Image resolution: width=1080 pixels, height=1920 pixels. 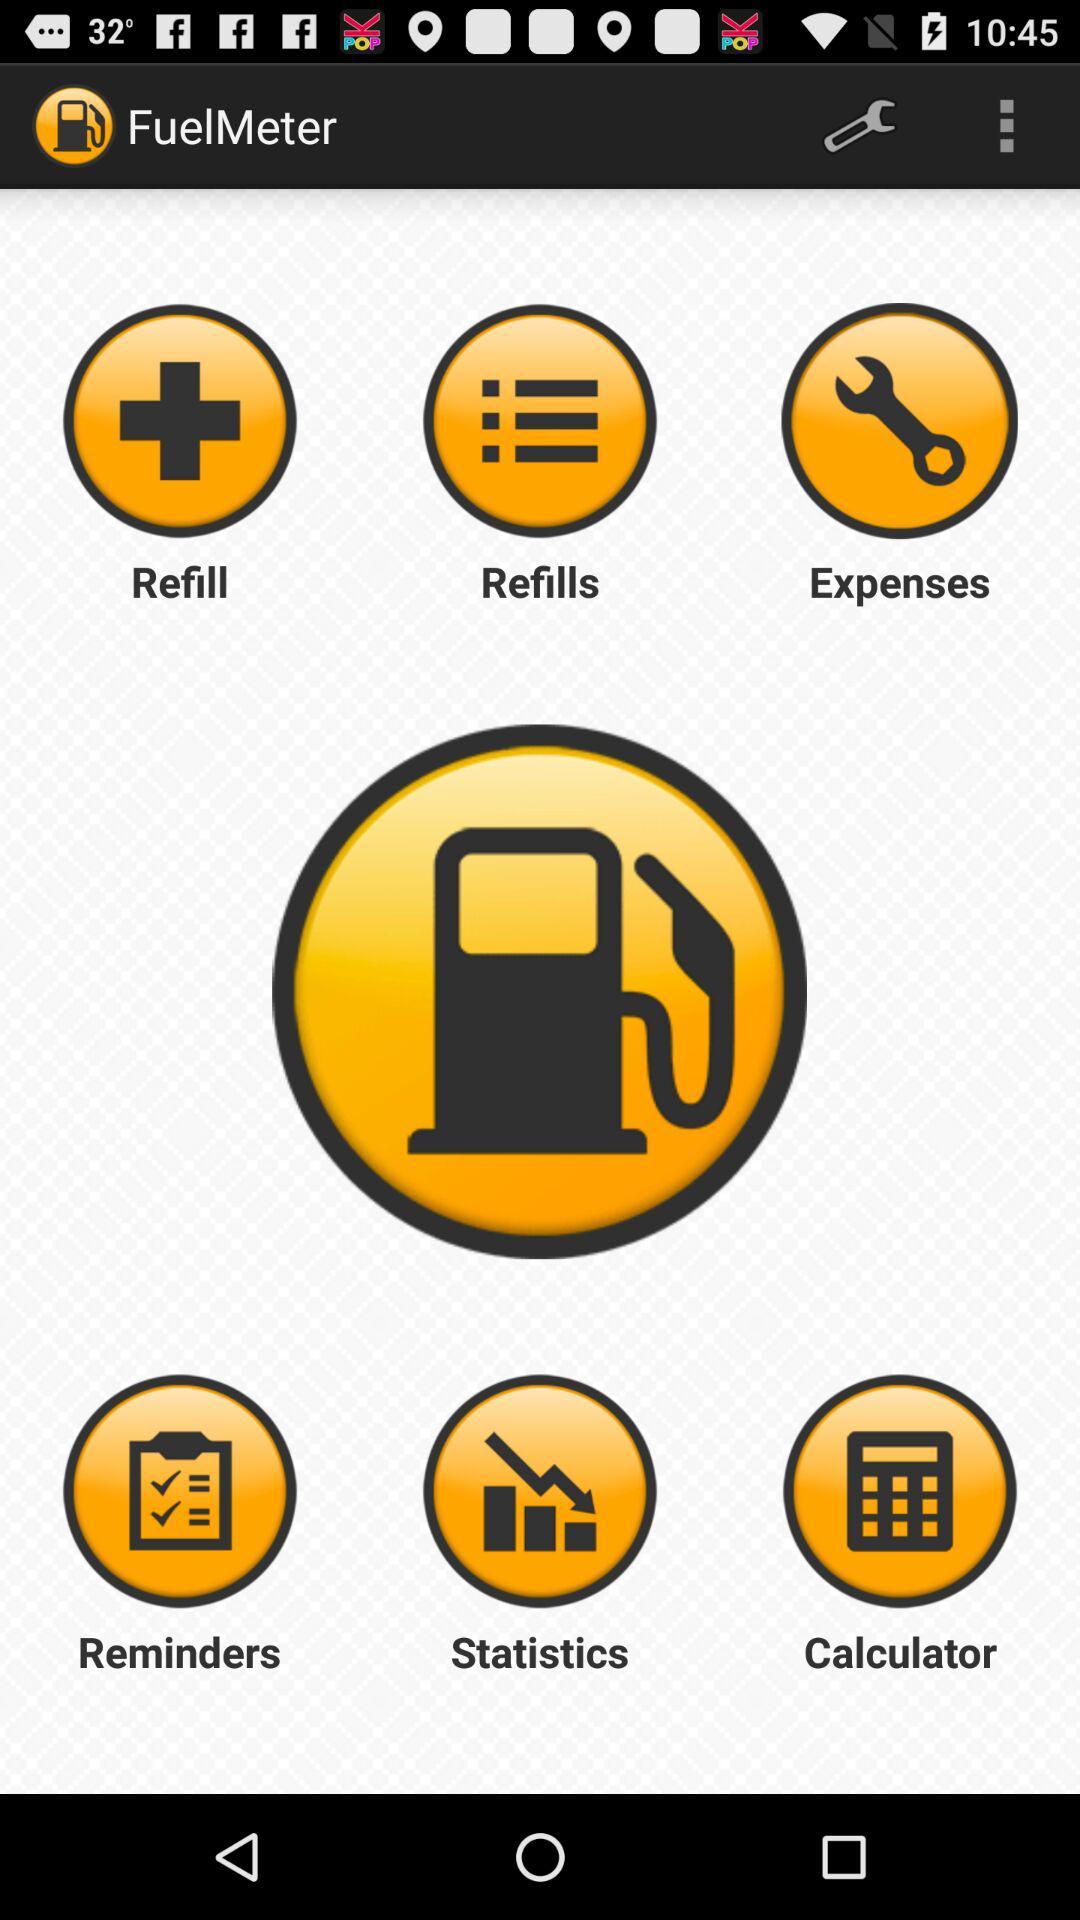 What do you see at coordinates (898, 420) in the screenshot?
I see `auto repair expenses` at bounding box center [898, 420].